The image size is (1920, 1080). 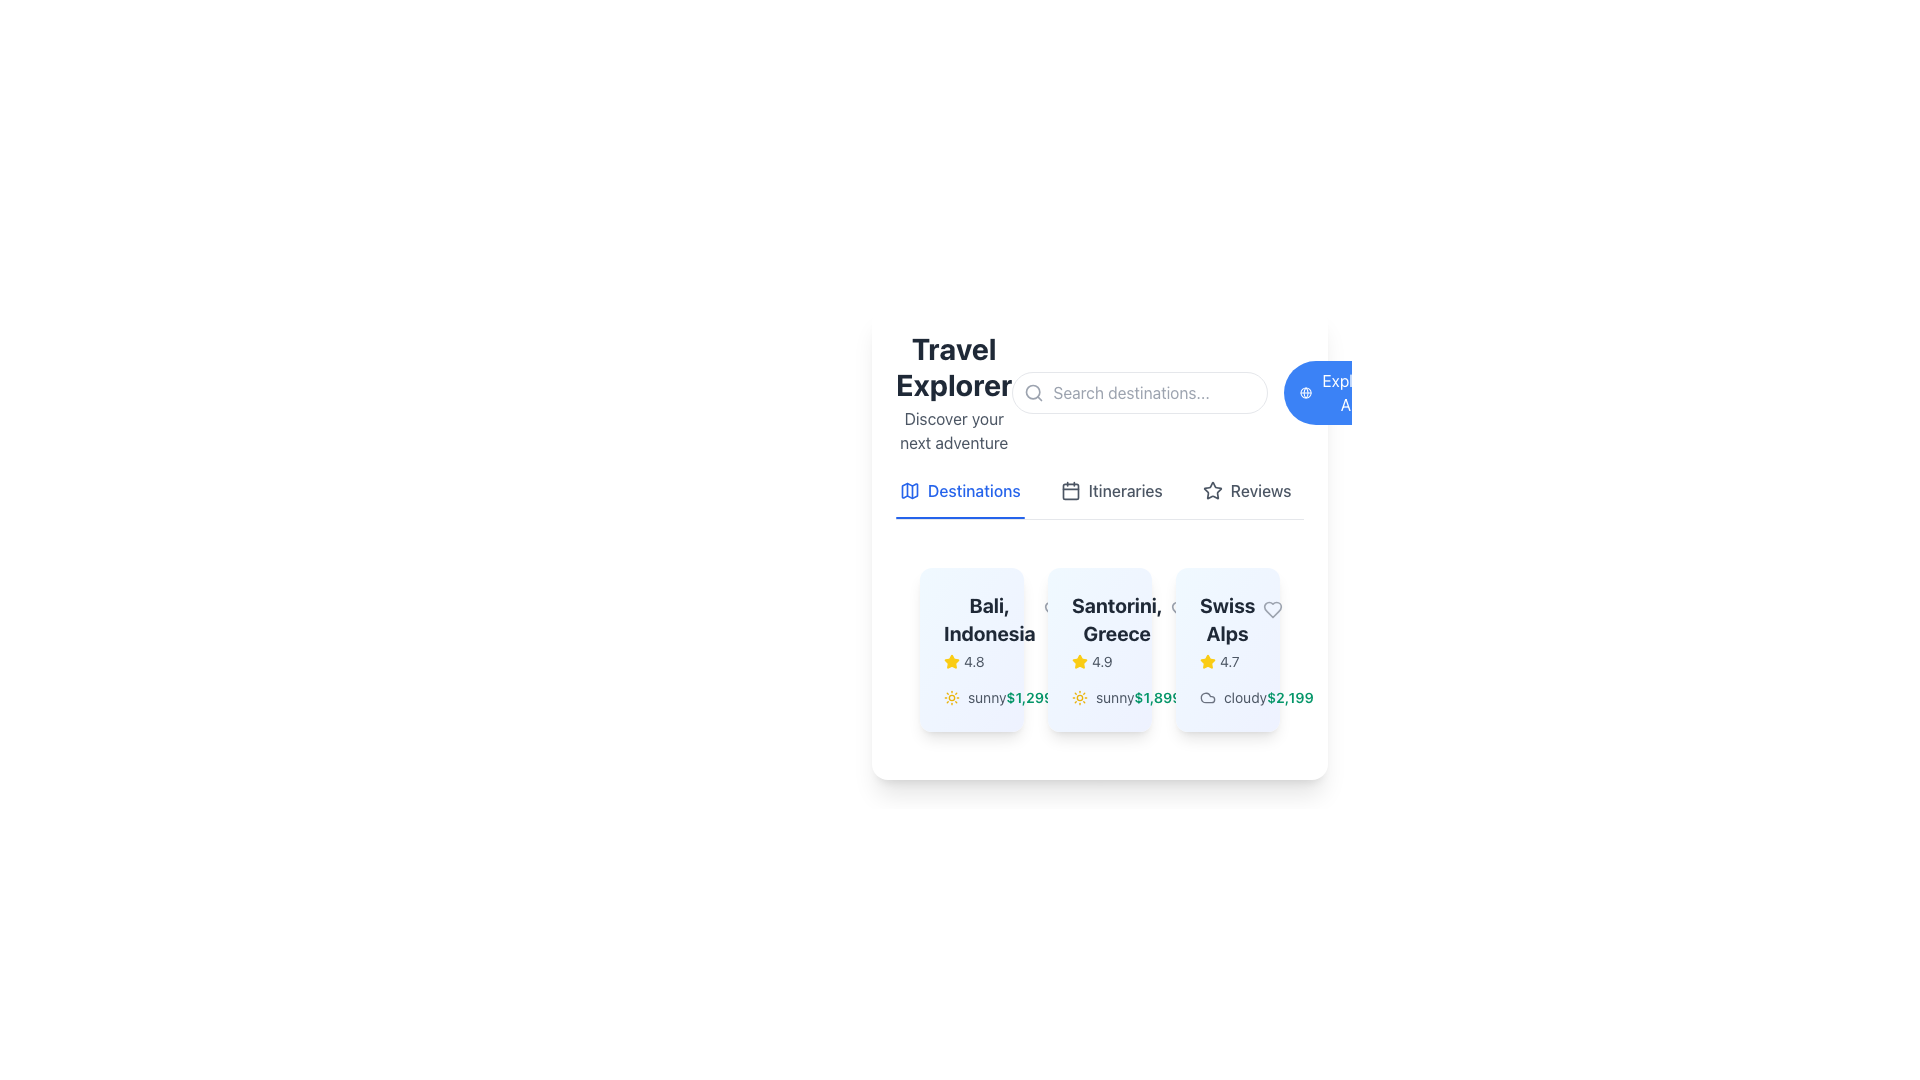 I want to click on the cloudy weather icon located in the 'Swiss Alps' card, positioned next to the text 'cloudy $2,199', so click(x=1207, y=697).